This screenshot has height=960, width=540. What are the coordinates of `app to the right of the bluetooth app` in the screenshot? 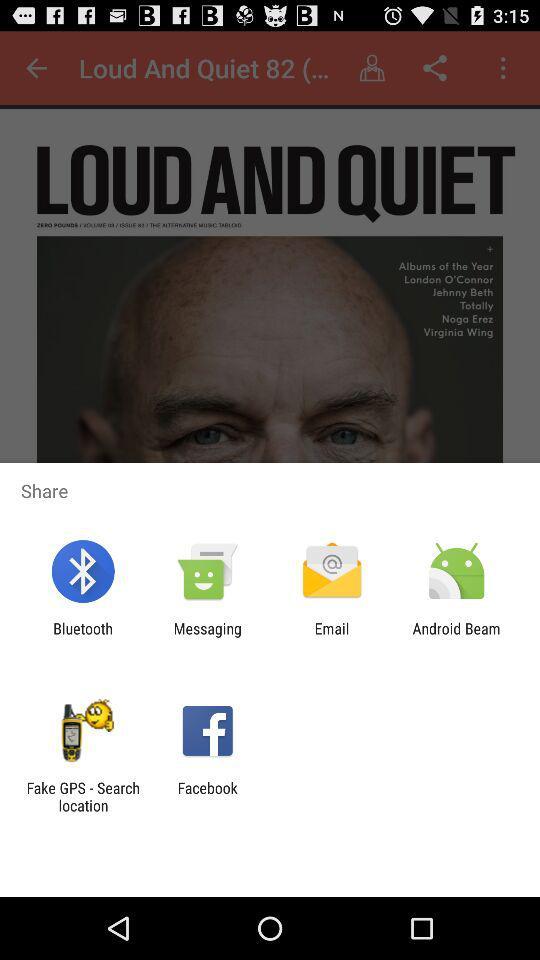 It's located at (206, 636).